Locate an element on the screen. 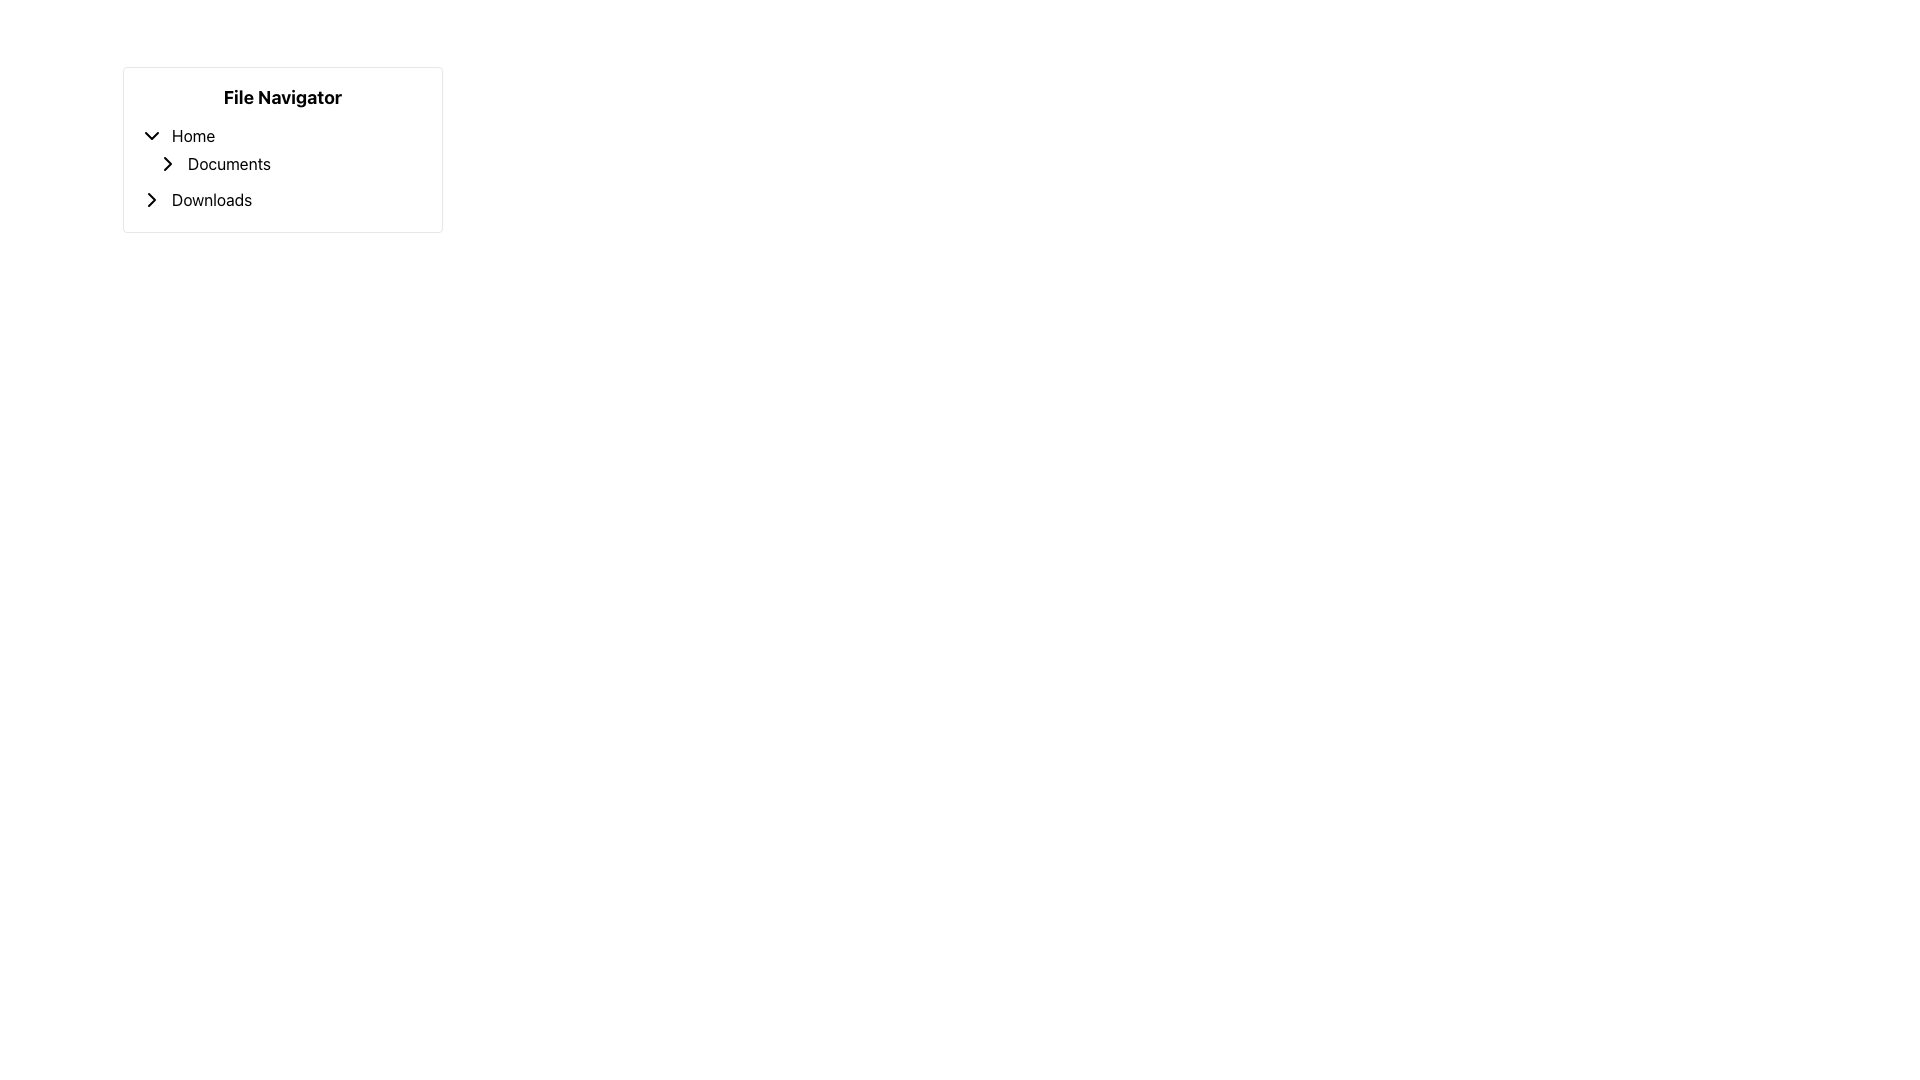 This screenshot has height=1080, width=1920. the 'Home' menu item in the 'File Navigator' is located at coordinates (282, 135).